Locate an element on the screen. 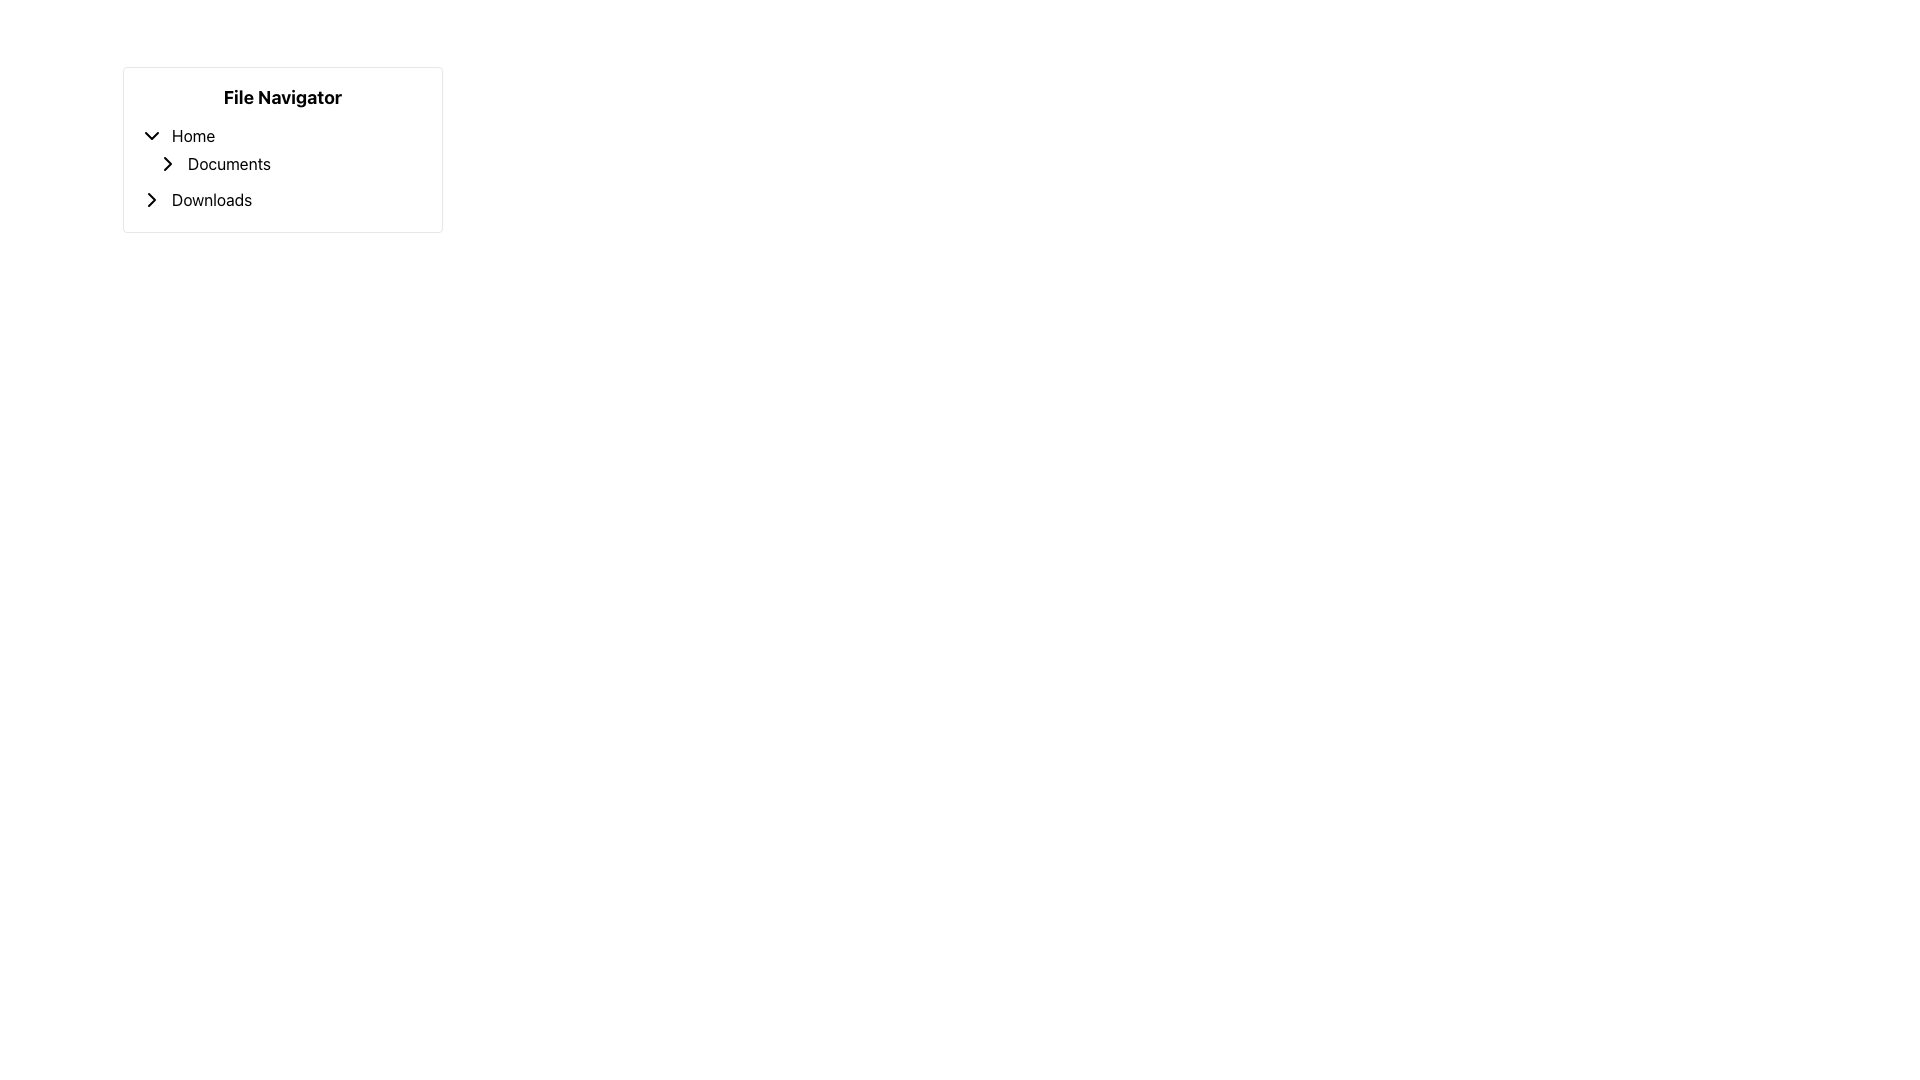 This screenshot has height=1080, width=1920. the 'Home' menu item in the 'File Navigator' is located at coordinates (282, 135).